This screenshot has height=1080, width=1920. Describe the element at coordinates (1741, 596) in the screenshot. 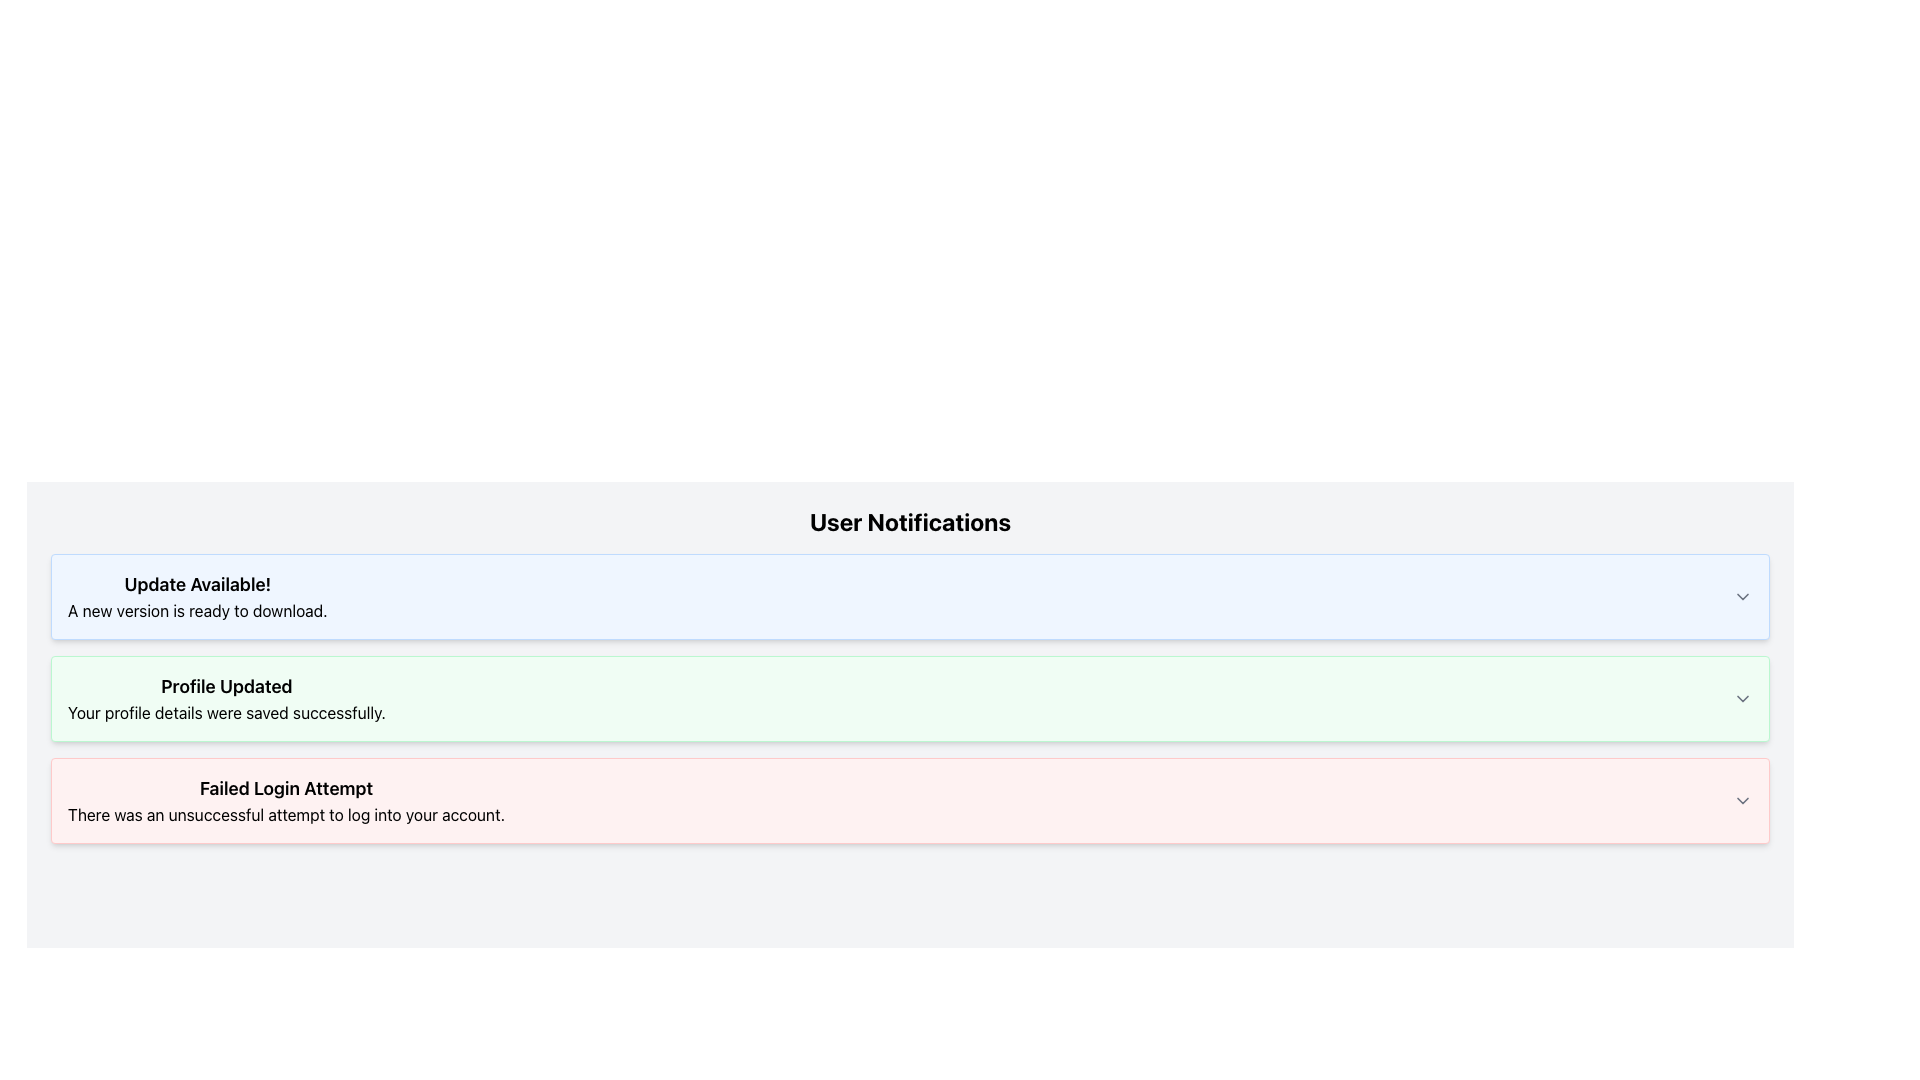

I see `the Dropdown toggle icon located at the far right of the notification panel labeled 'Update Available! A new version is ready to download.'` at that location.